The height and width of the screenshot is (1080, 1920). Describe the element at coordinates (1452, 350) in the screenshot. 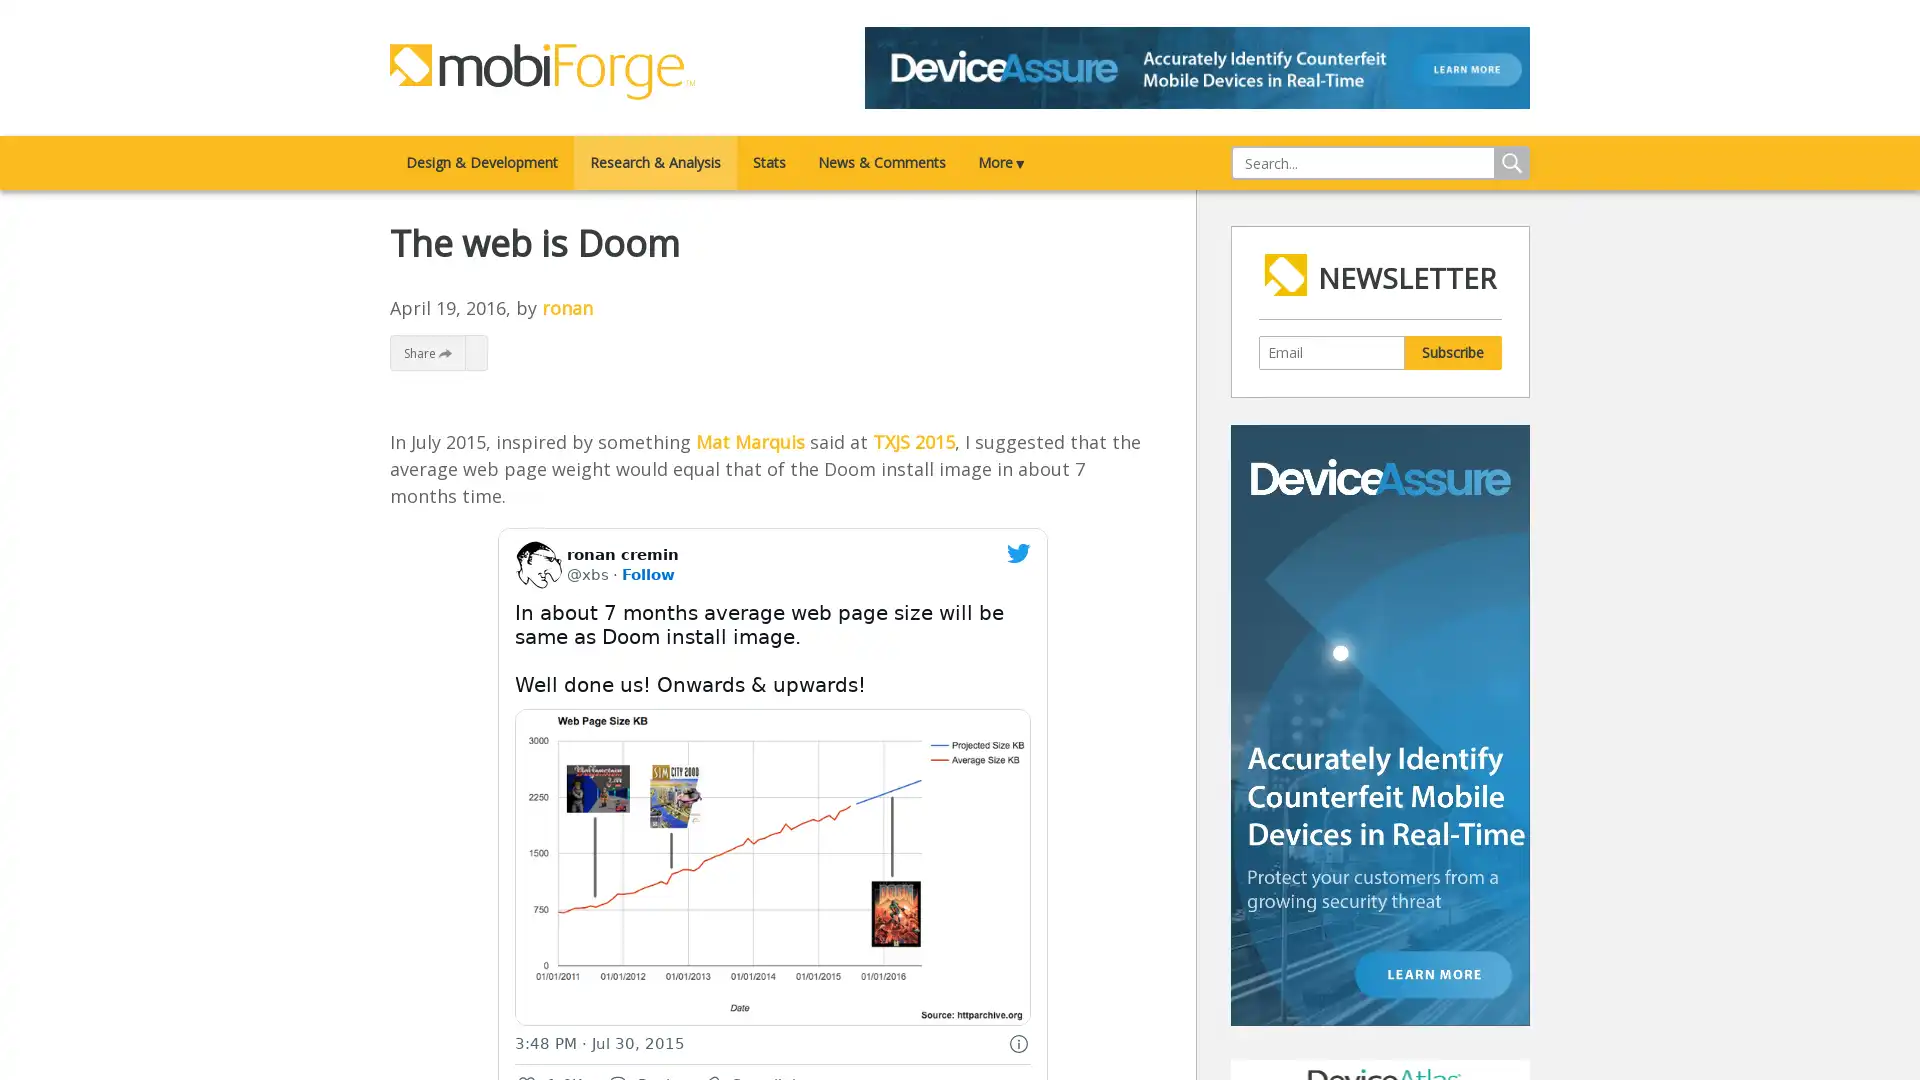

I see `Subscribe` at that location.